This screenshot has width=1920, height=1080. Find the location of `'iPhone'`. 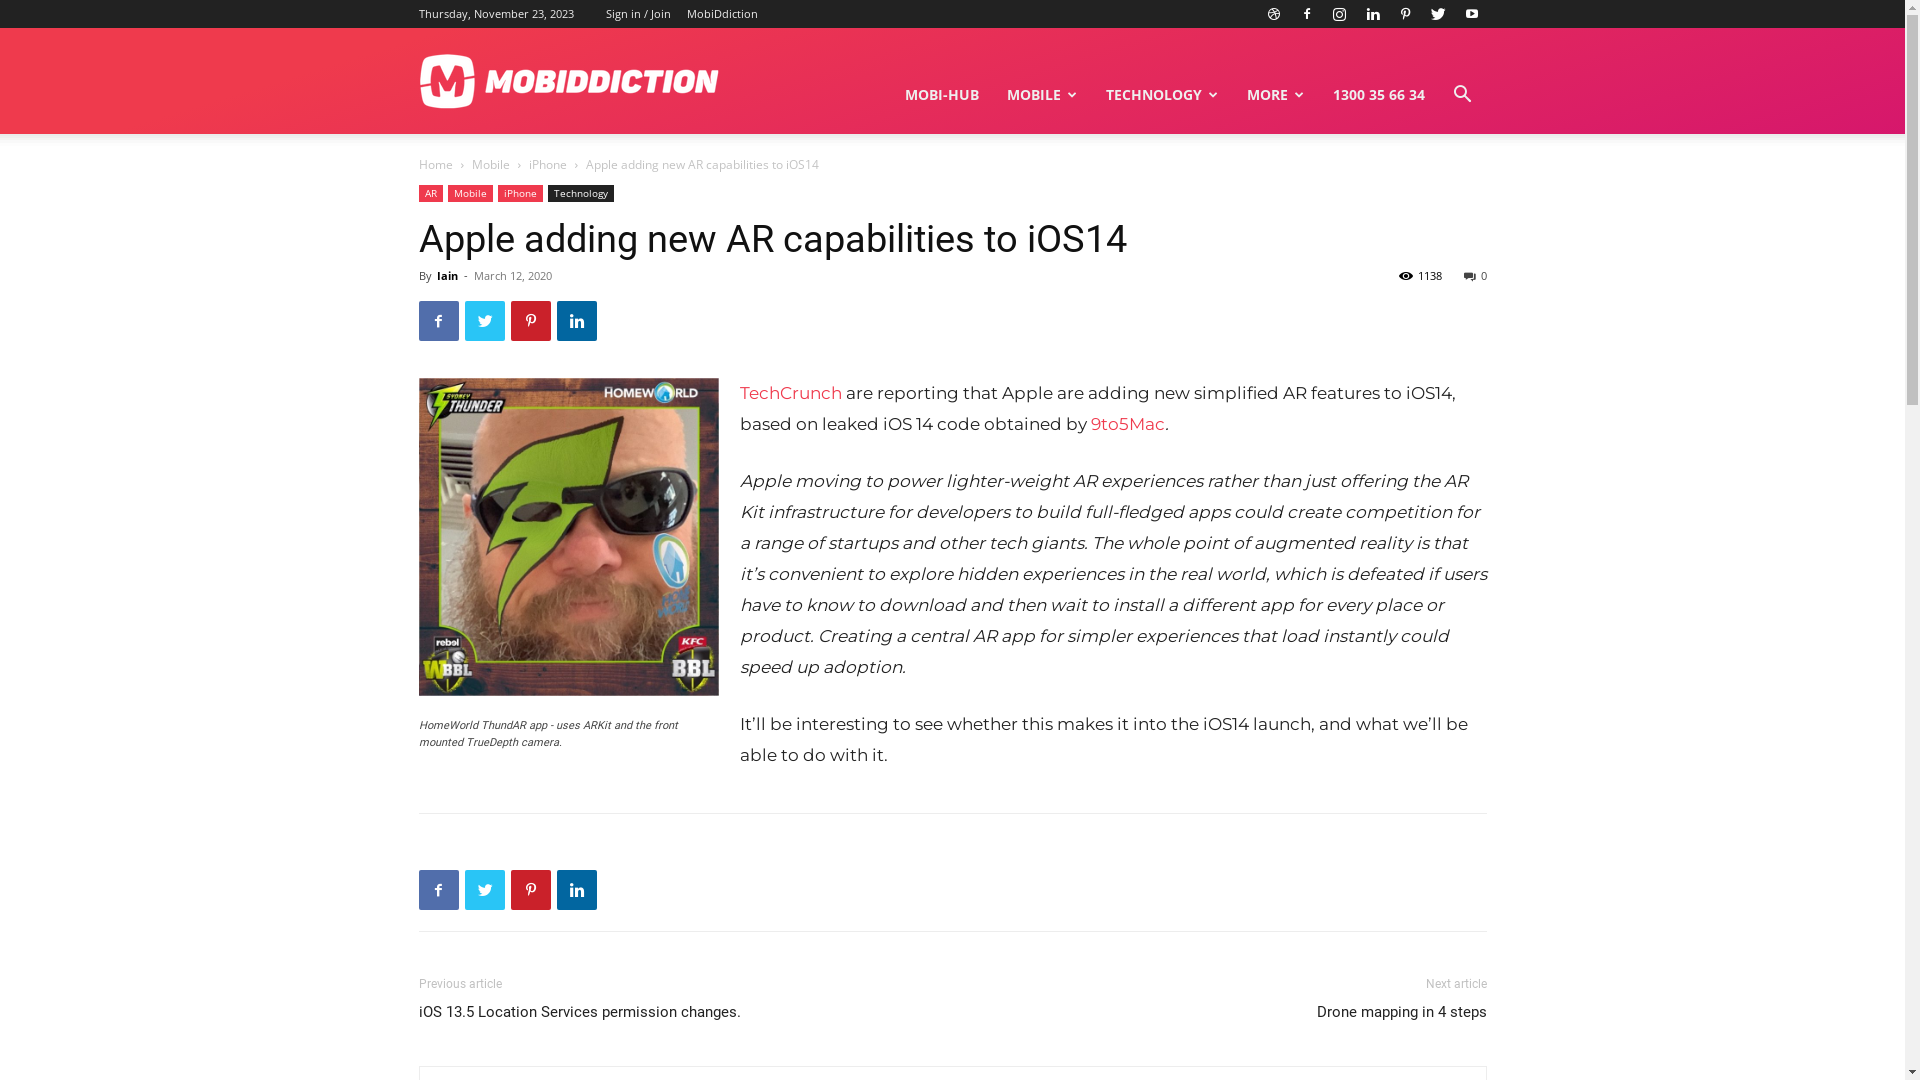

'iPhone' is located at coordinates (547, 163).